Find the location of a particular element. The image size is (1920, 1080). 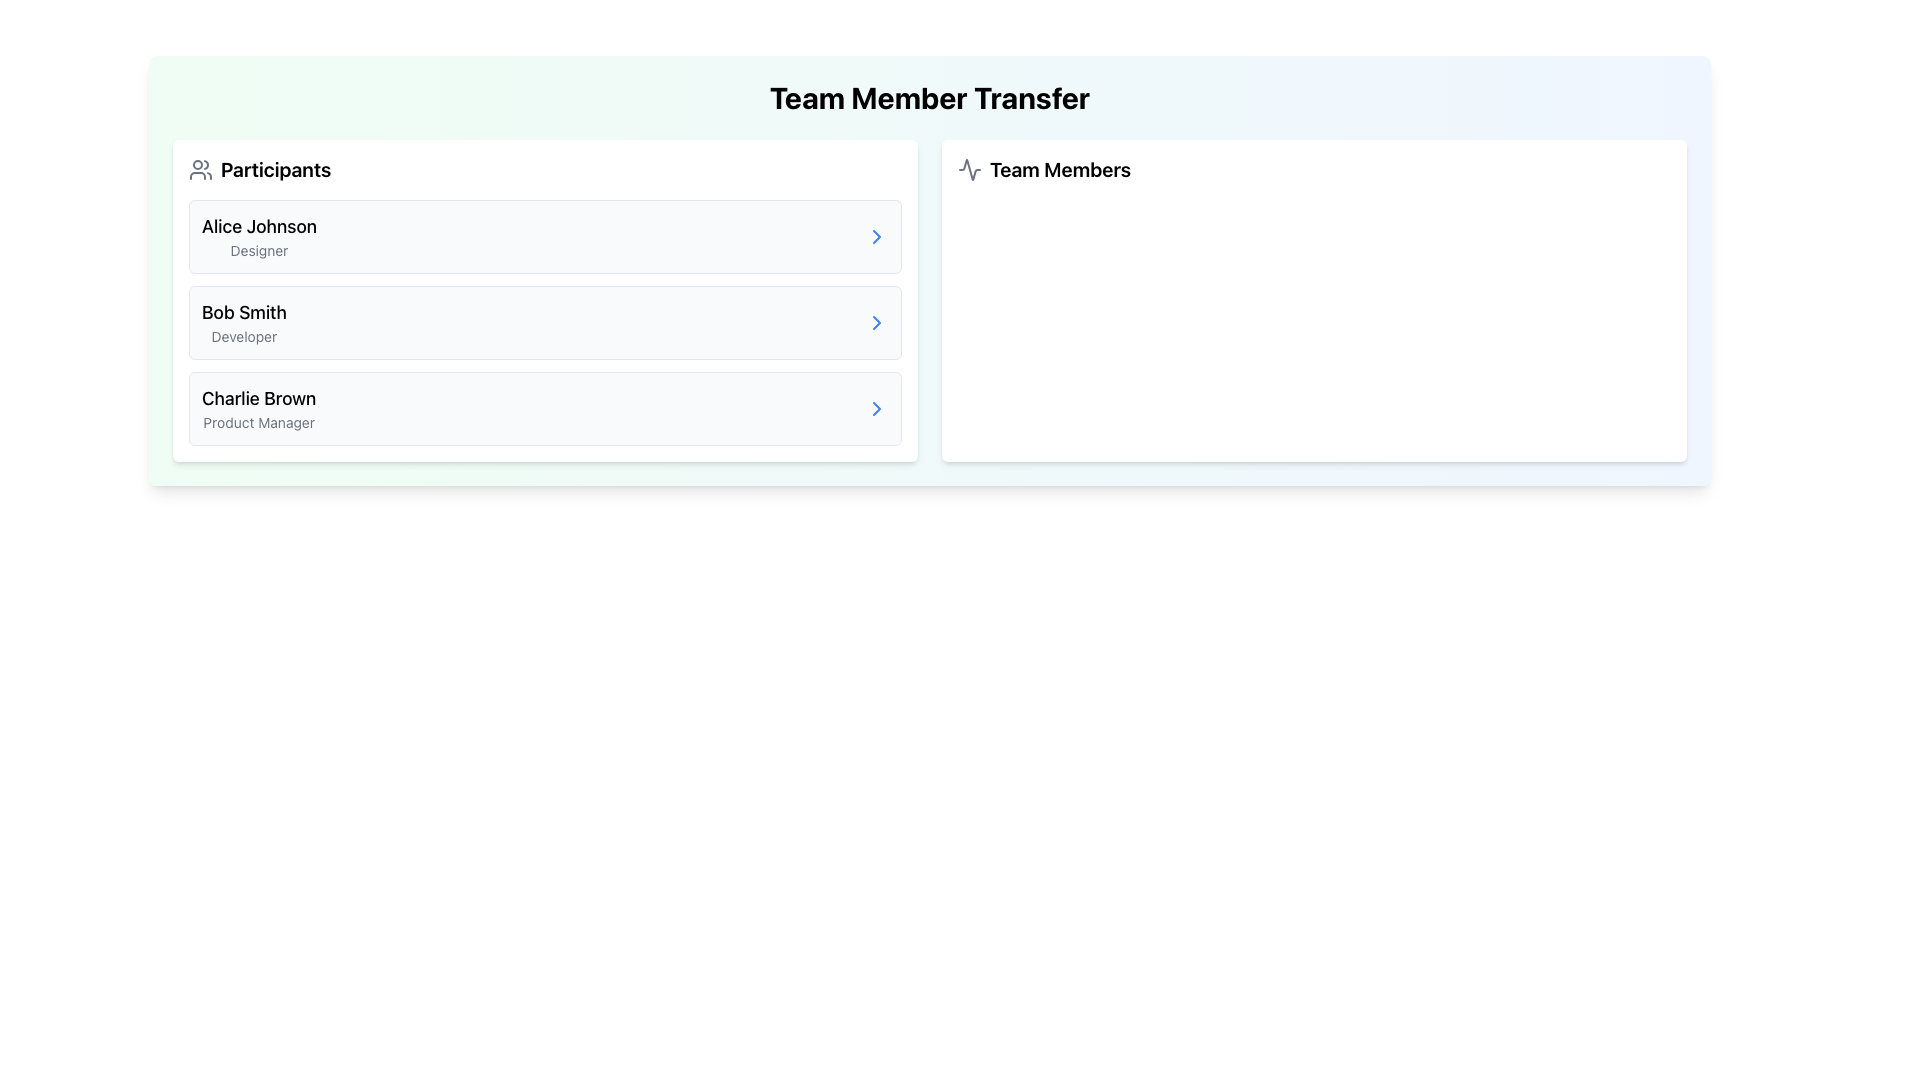

the second item in the participant list displaying a user's name and job title is located at coordinates (545, 322).